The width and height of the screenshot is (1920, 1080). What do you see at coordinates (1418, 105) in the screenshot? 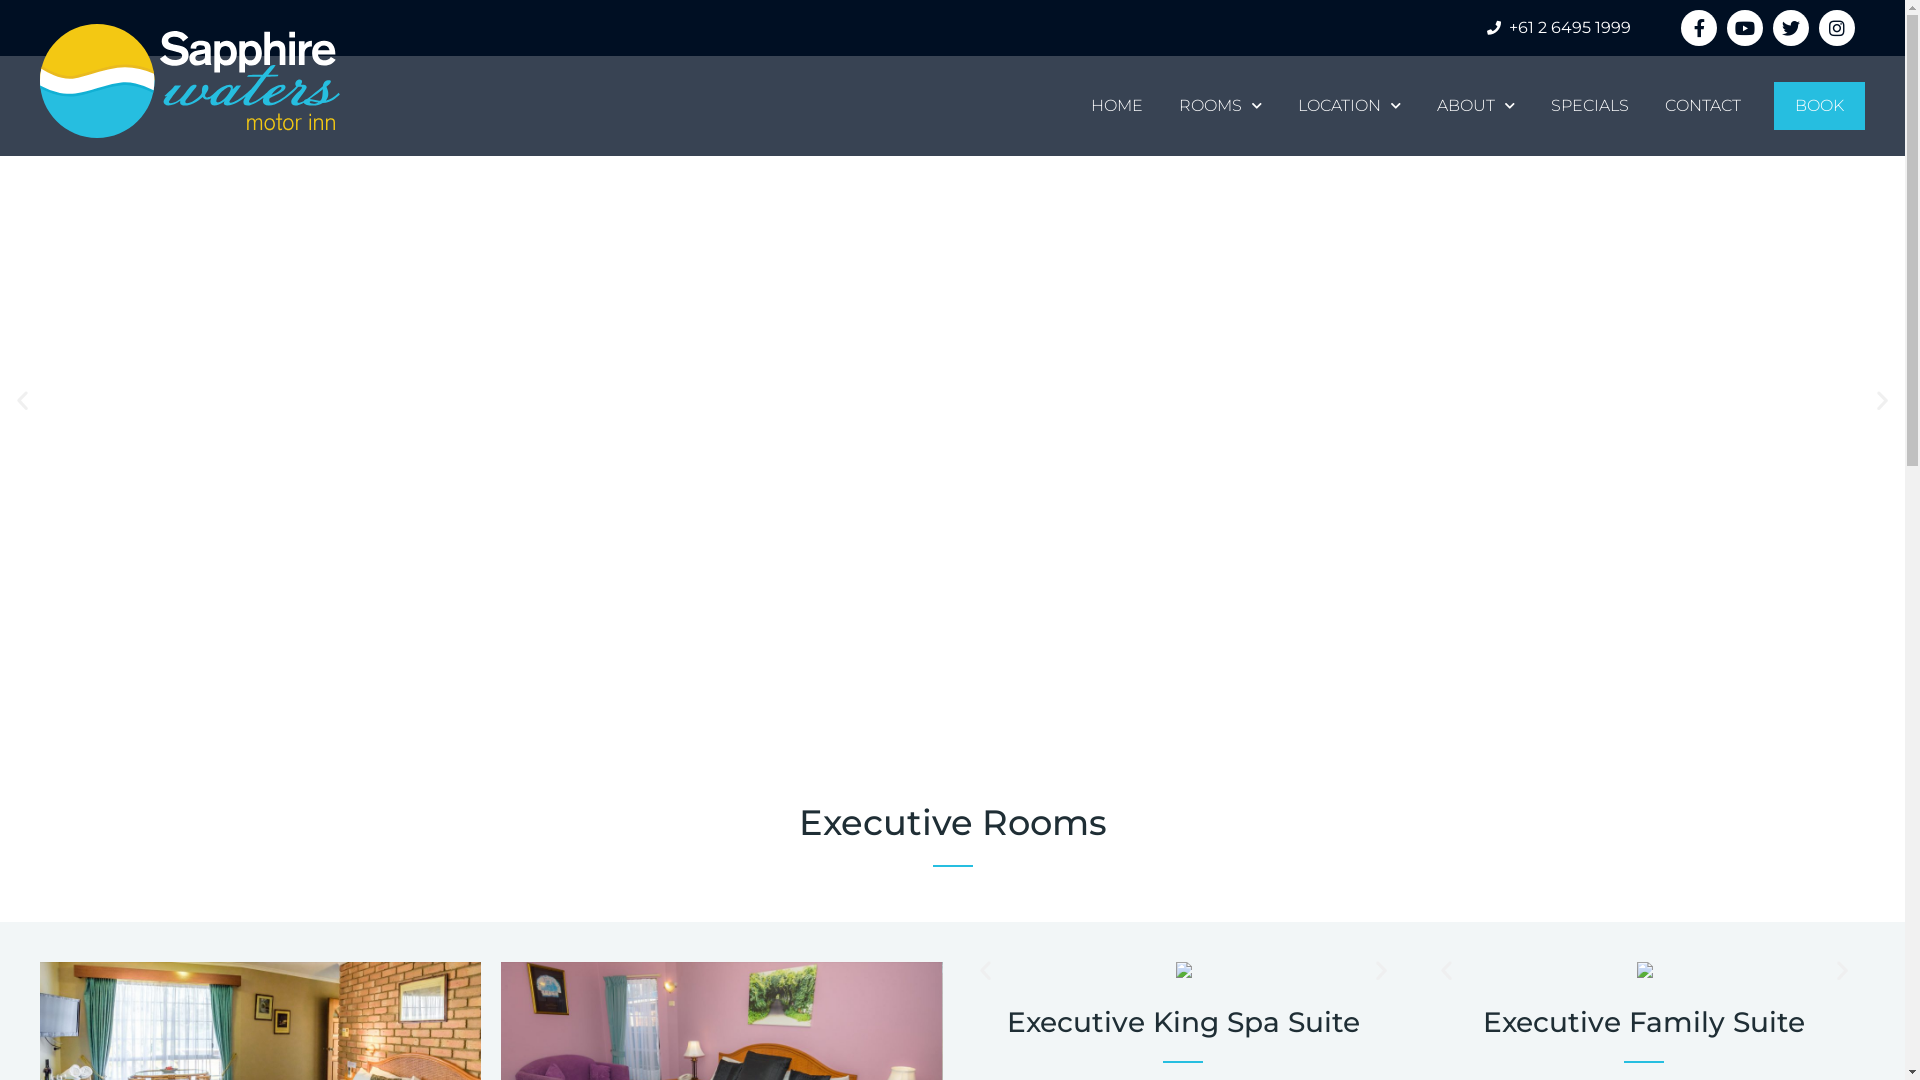
I see `'ABOUT'` at bounding box center [1418, 105].